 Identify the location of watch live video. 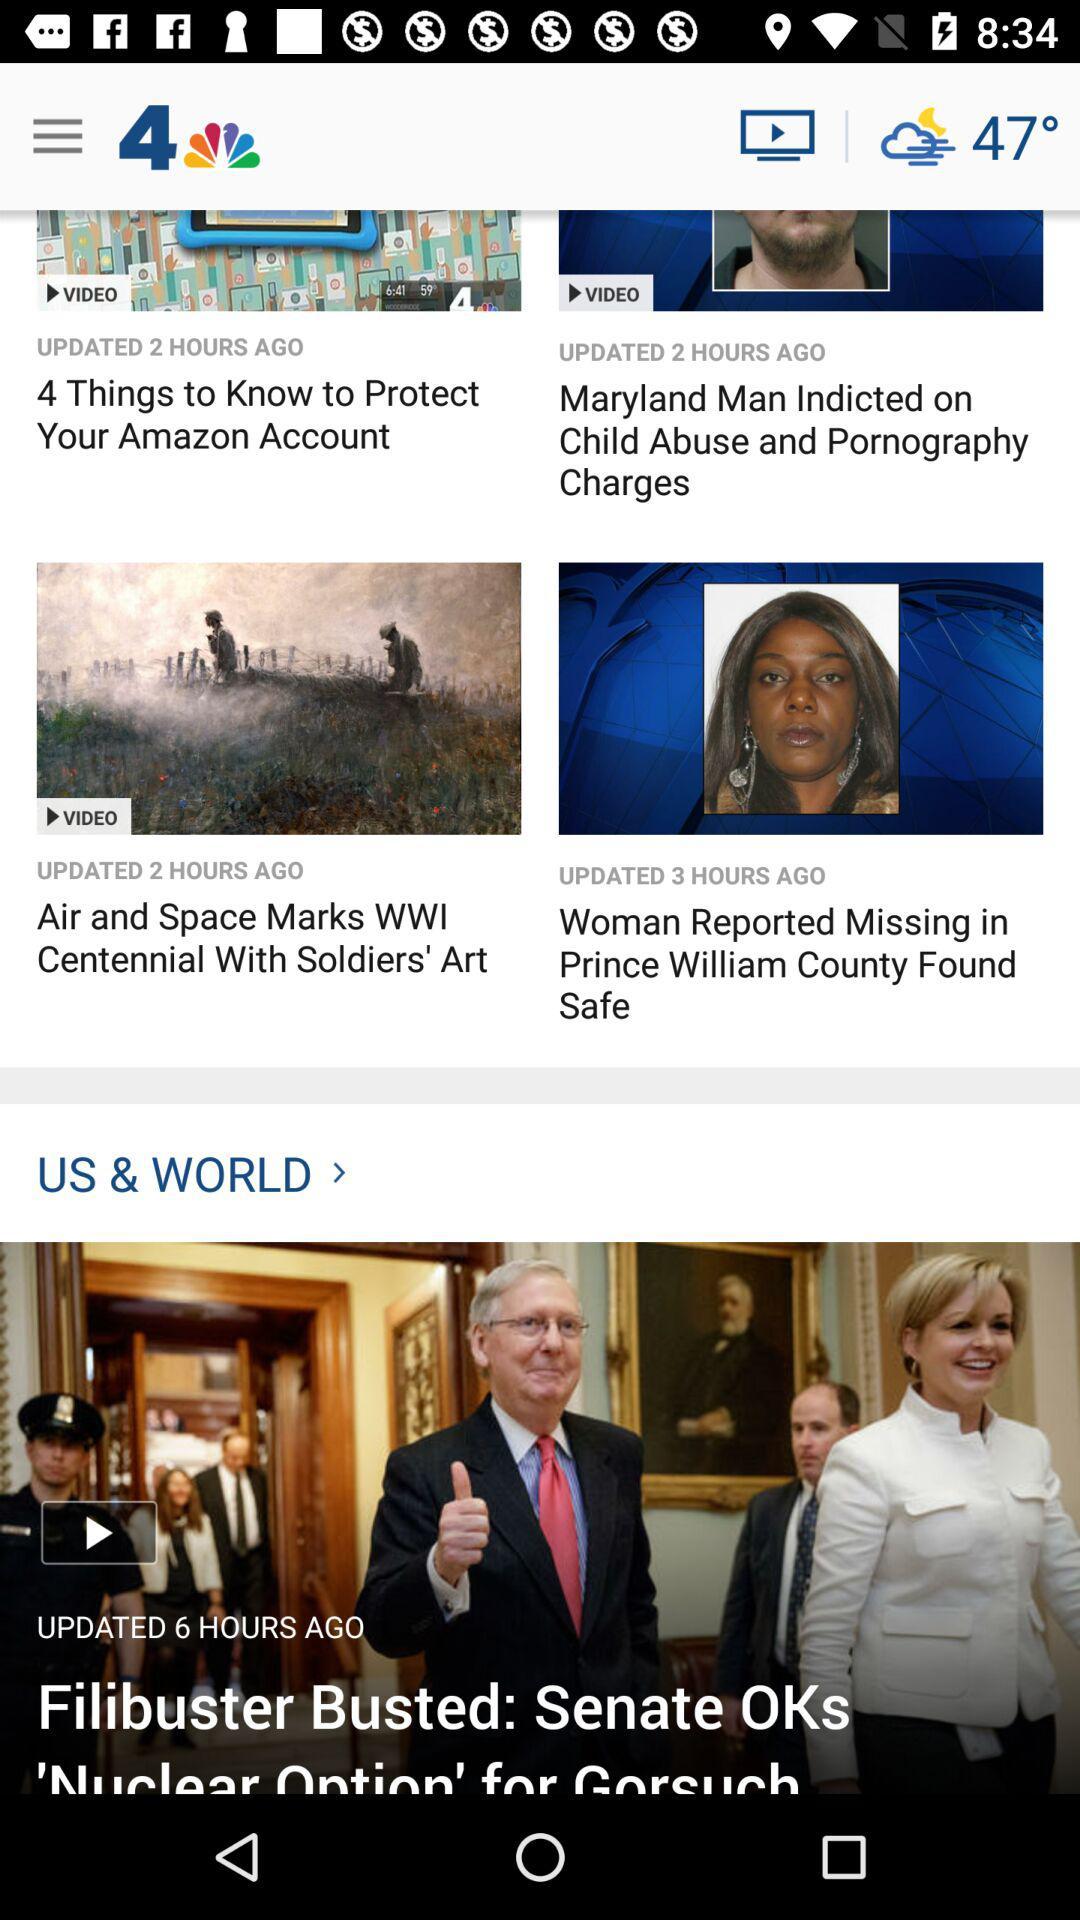
(784, 135).